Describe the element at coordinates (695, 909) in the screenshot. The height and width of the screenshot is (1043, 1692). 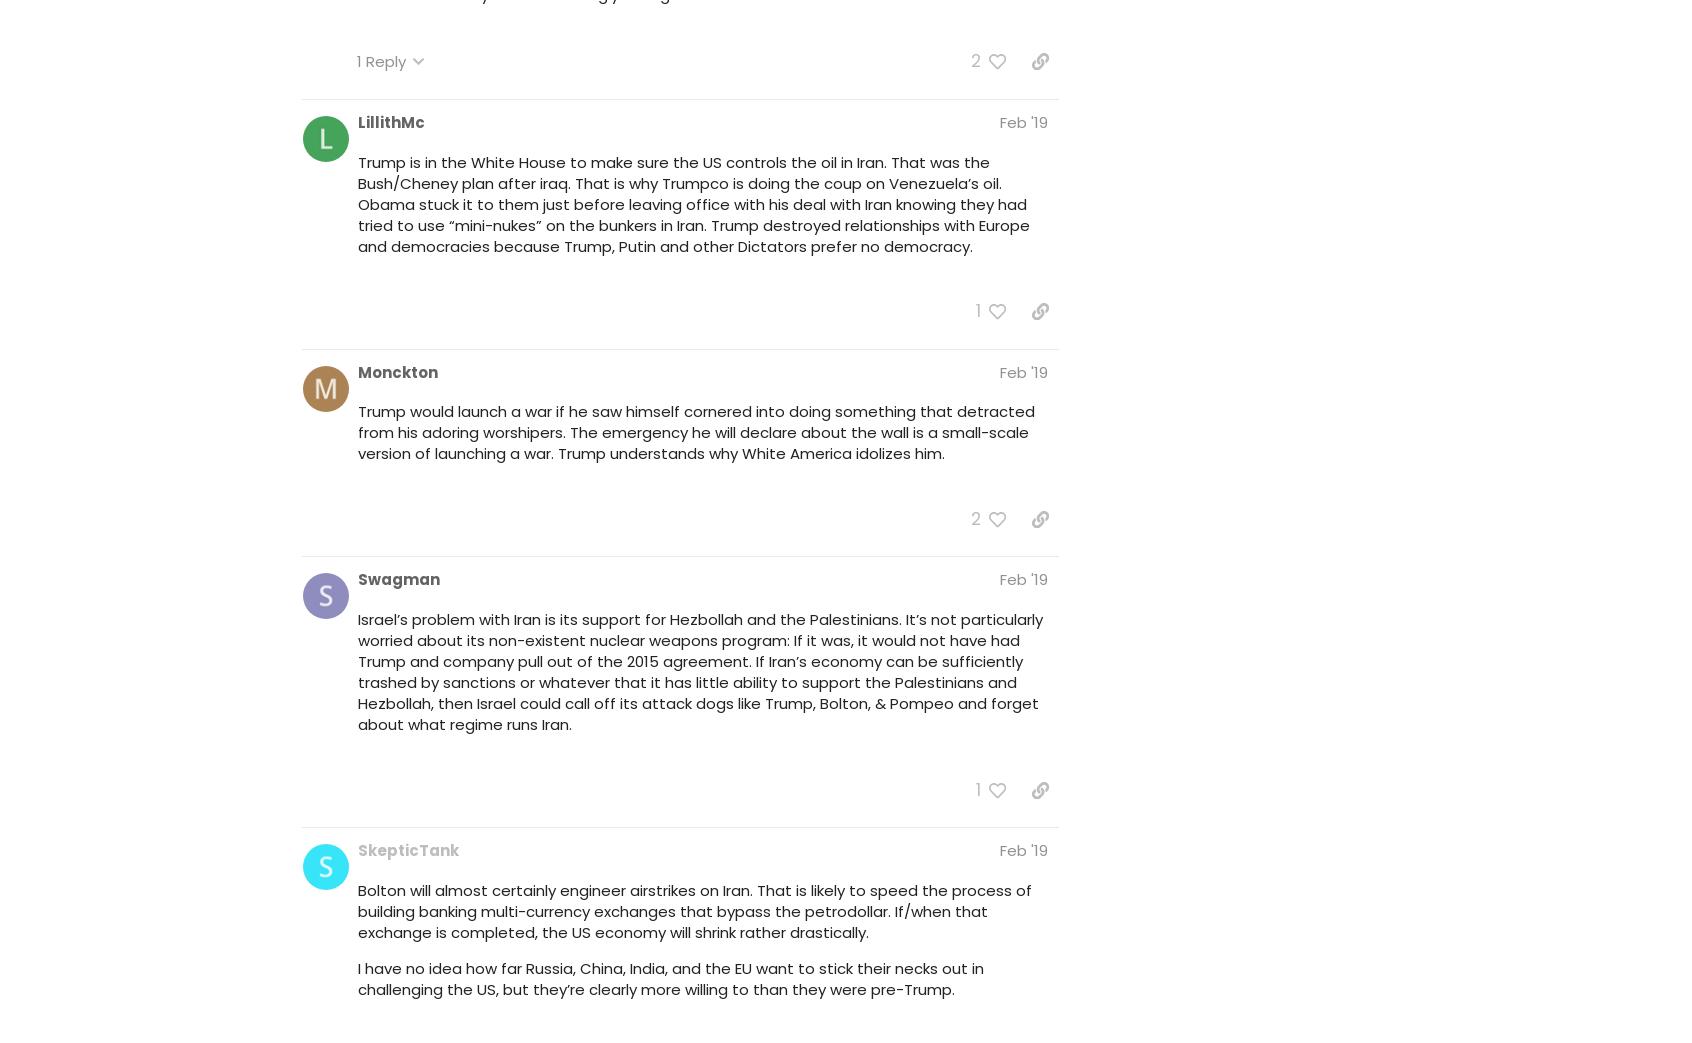
I see `'Bolton will almost certainly engineer airstrikes on Iran. That is likely to speed the process of building banking multi-currency exchanges that bypass the petrodollar. If/when that exchange is completed, the US economy will shrink rather drastically.'` at that location.